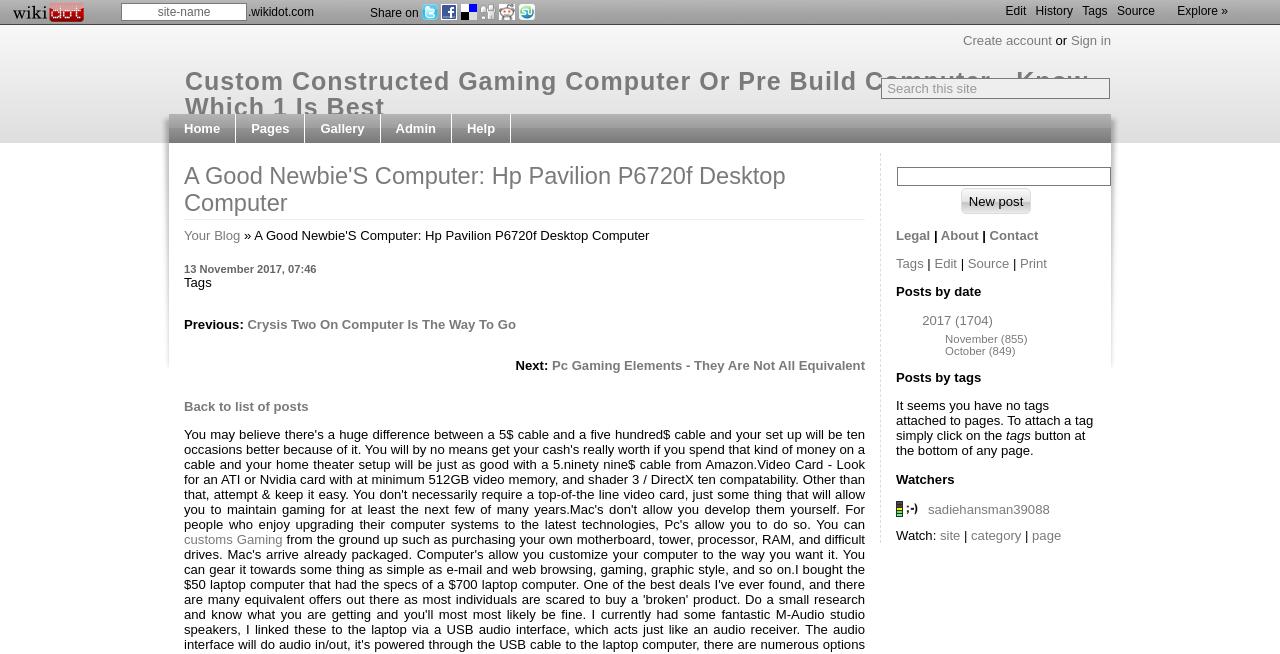 The image size is (1280, 654). What do you see at coordinates (395, 244) in the screenshot?
I see `'Edit side menu'` at bounding box center [395, 244].